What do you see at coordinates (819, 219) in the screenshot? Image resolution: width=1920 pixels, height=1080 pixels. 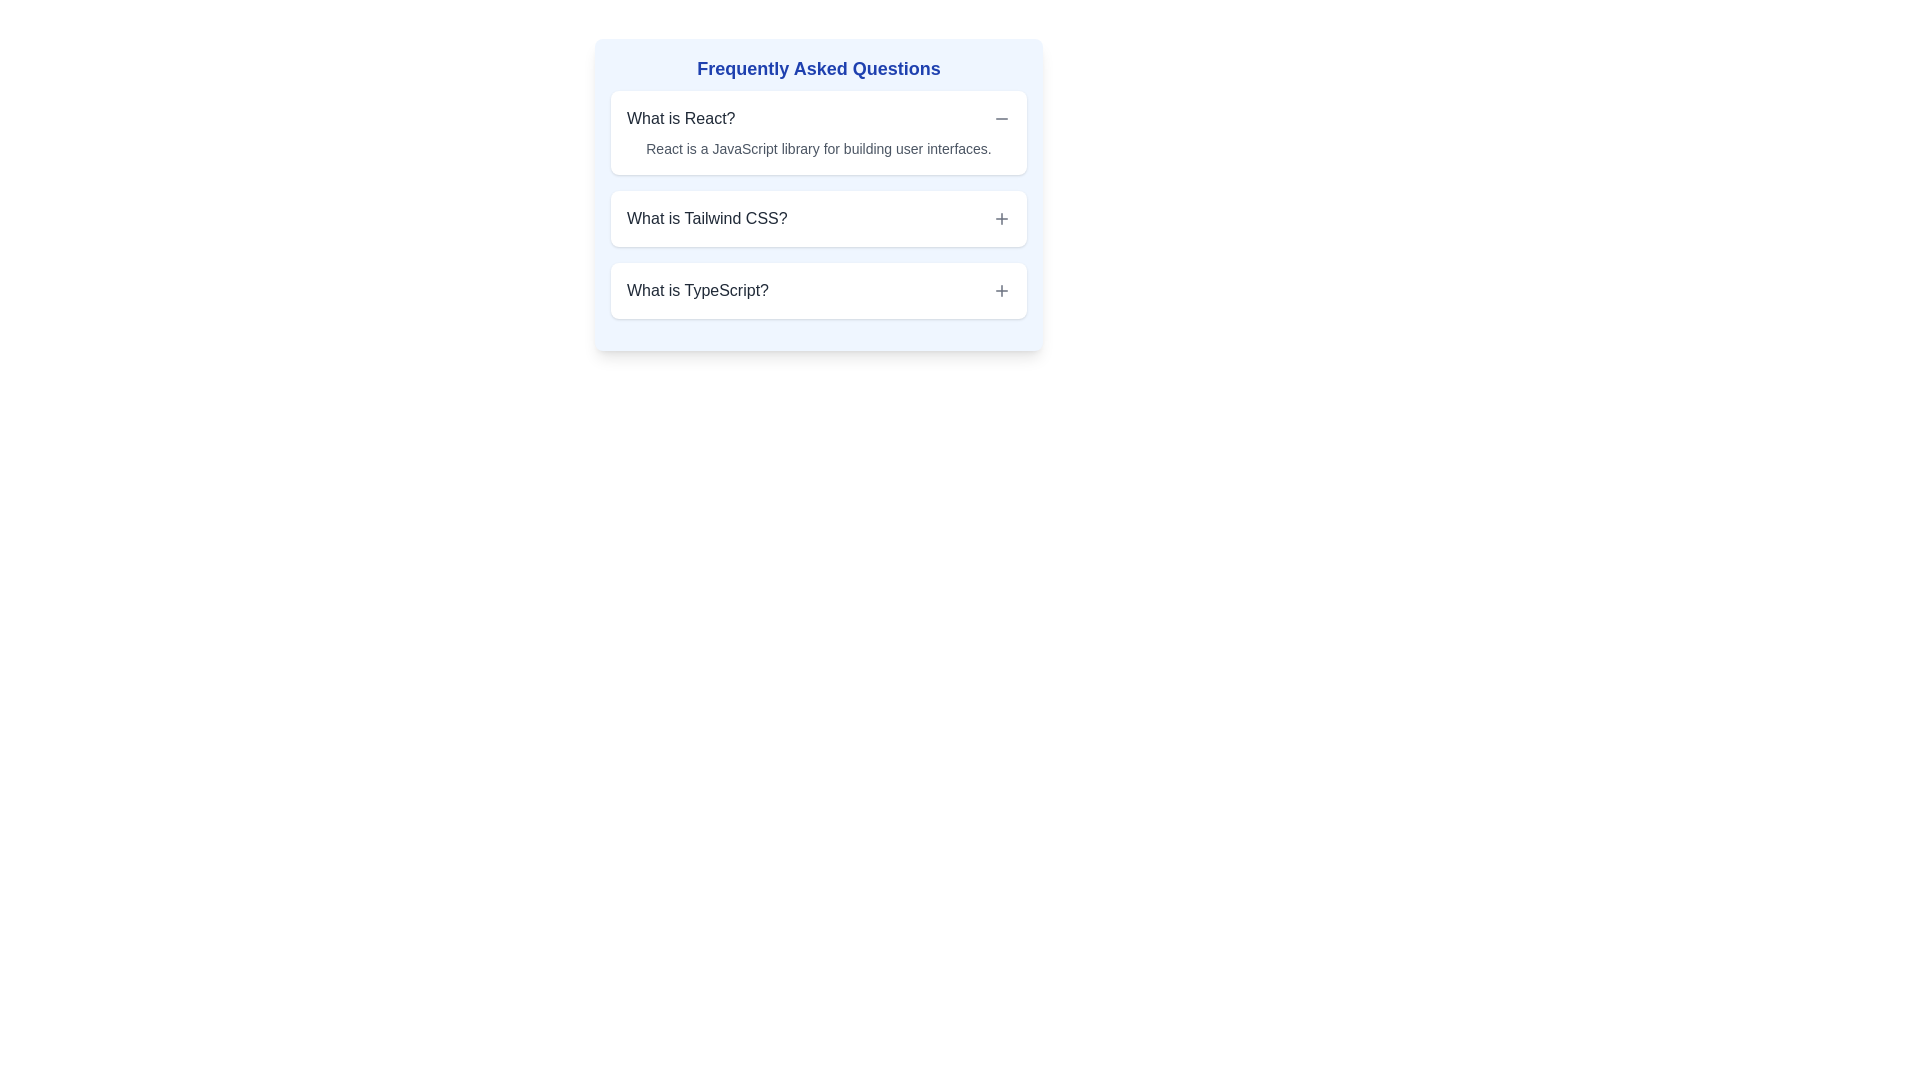 I see `the '+' button of the second expandable list item in the FAQ section to emphasize it` at bounding box center [819, 219].